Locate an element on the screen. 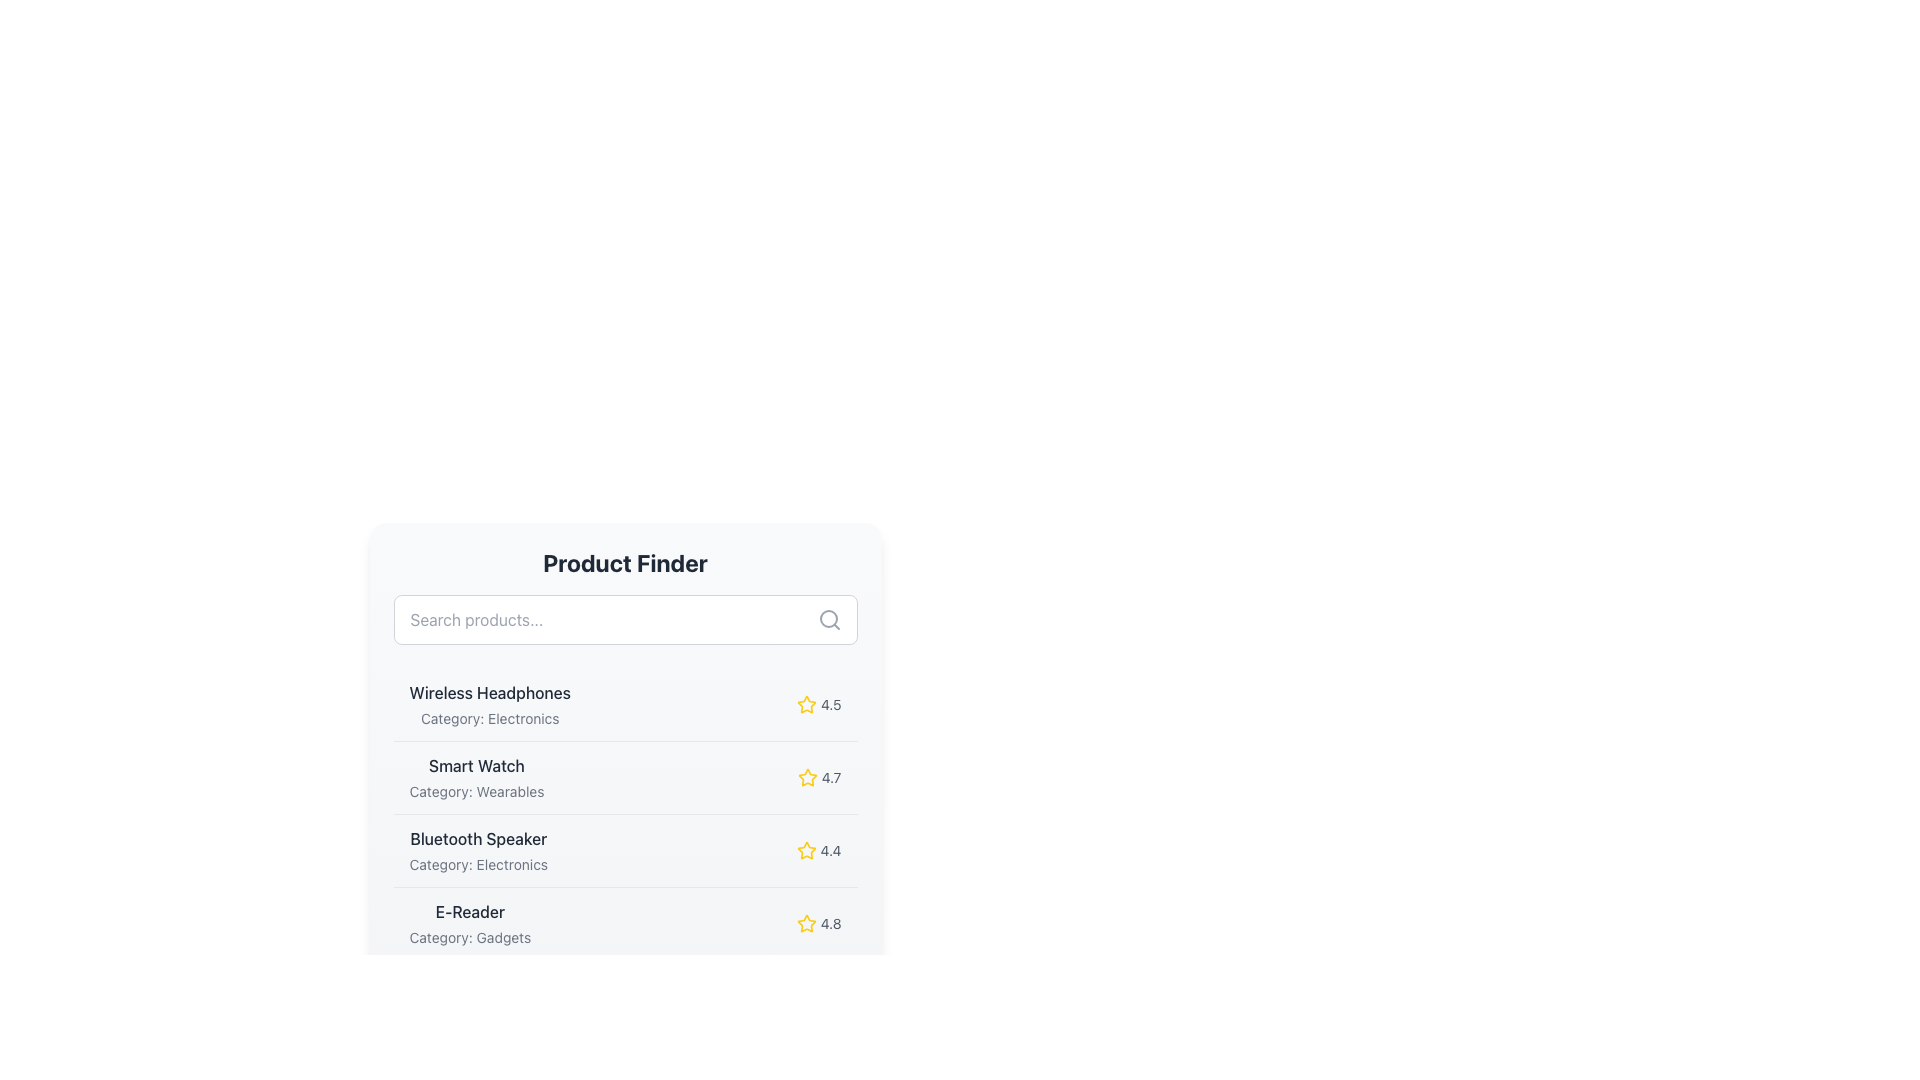  the fourth item in the list that provides information about the product 'E-Reader', located between 'Bluetooth Speaker' and 'Action Camera' is located at coordinates (624, 923).